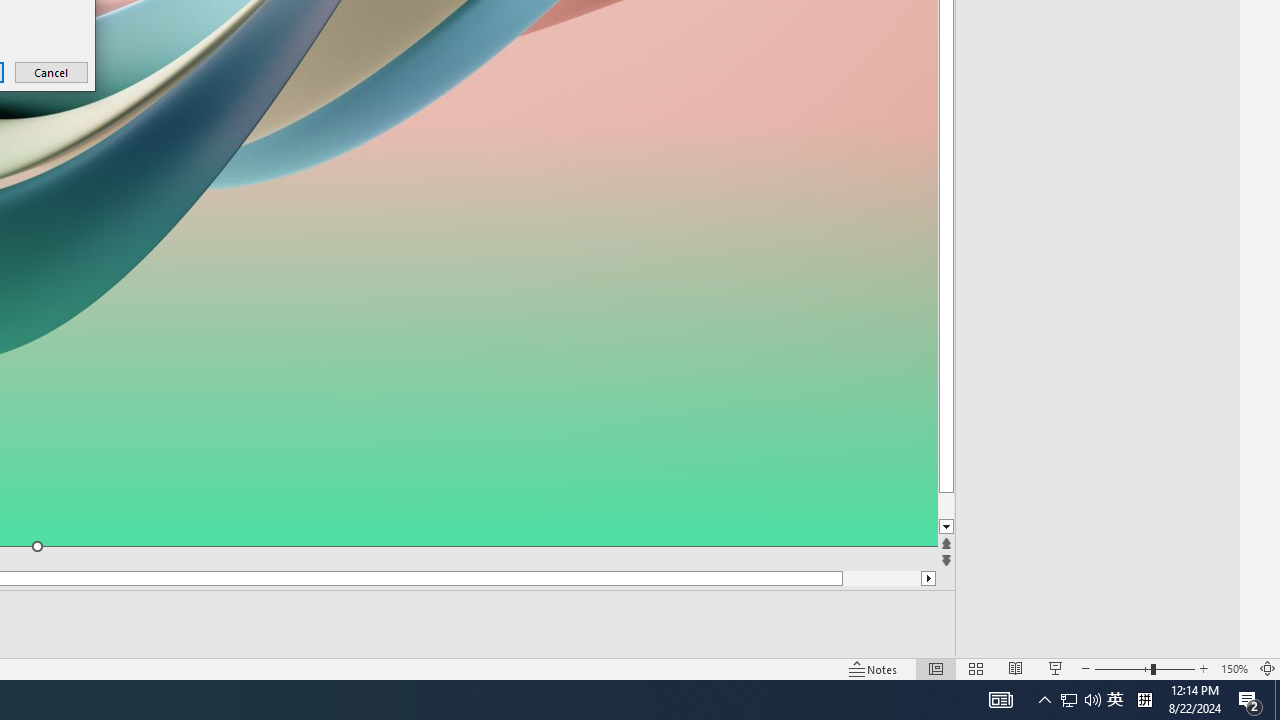  What do you see at coordinates (874, 669) in the screenshot?
I see `'Notes '` at bounding box center [874, 669].